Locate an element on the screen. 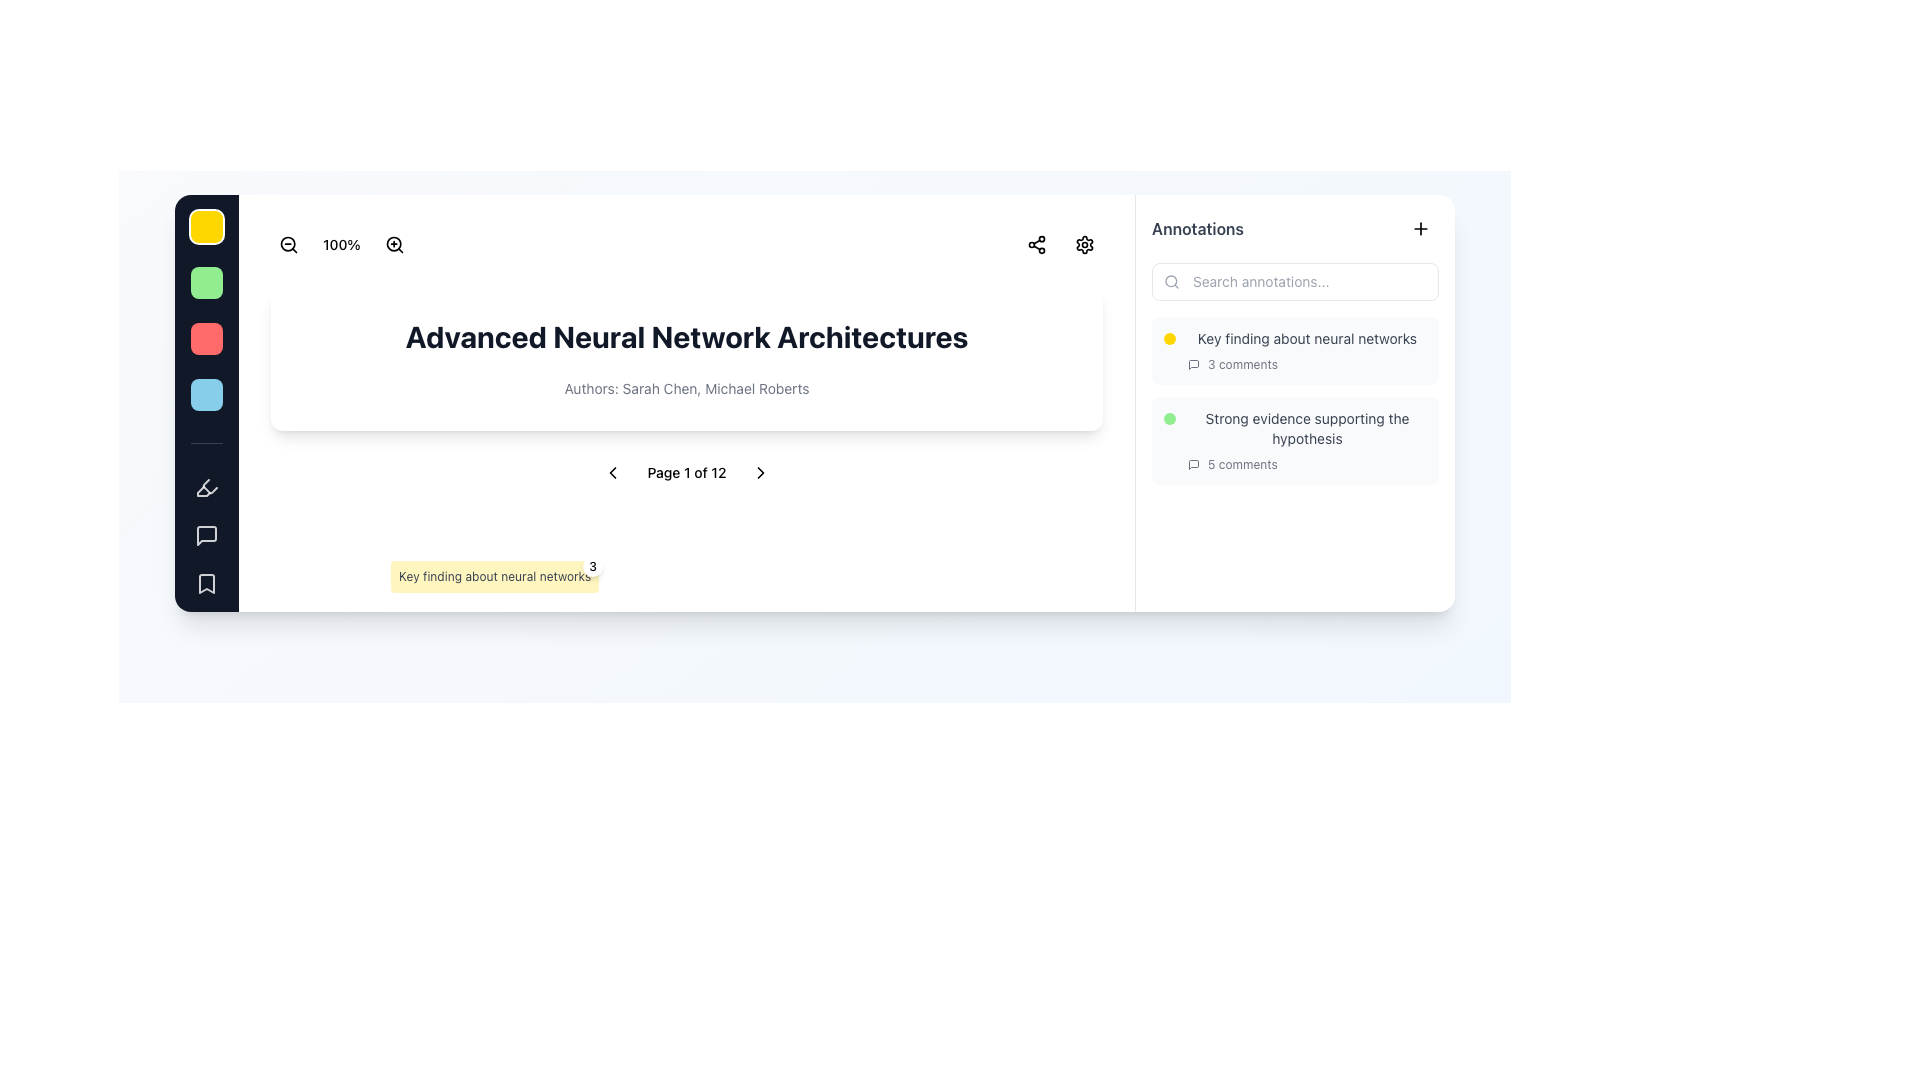  the top interactive annotation card in the 'Annotations' panel is located at coordinates (1295, 350).